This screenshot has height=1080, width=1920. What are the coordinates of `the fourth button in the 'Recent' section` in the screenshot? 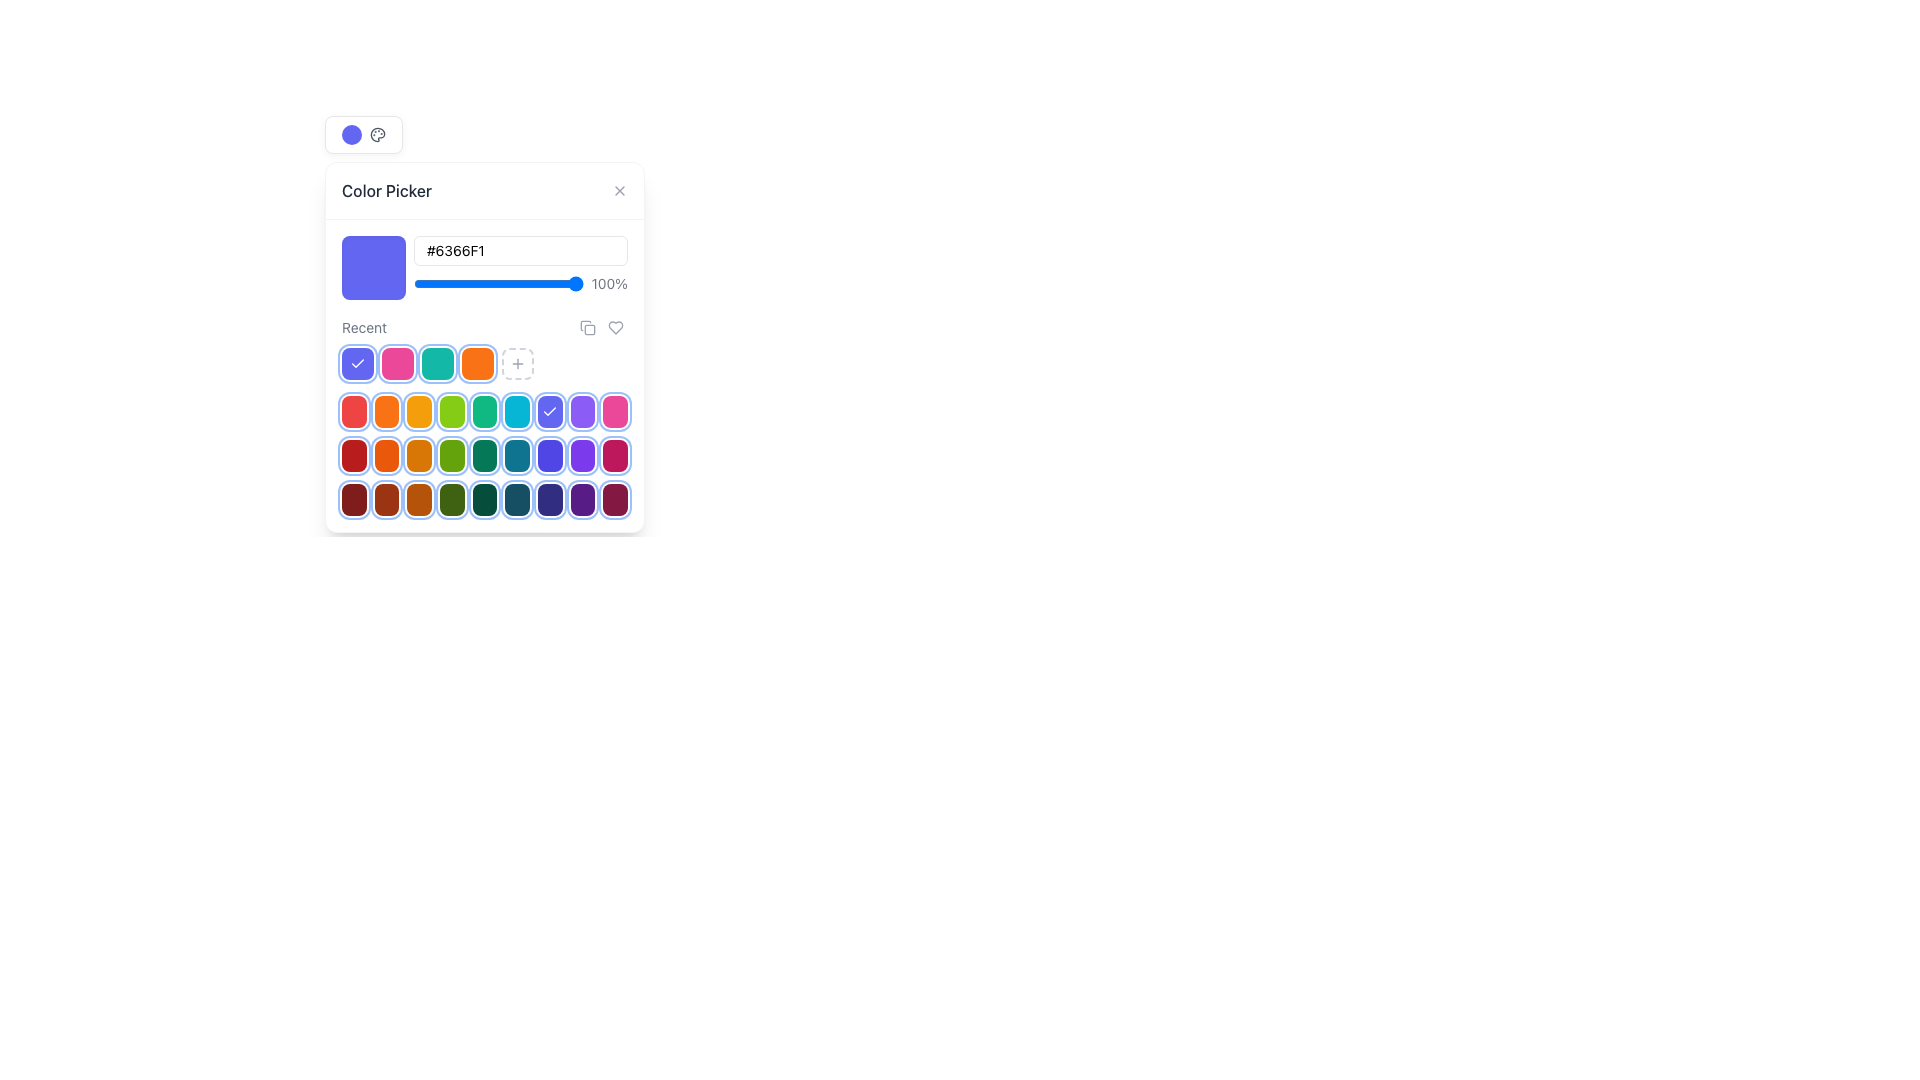 It's located at (451, 499).